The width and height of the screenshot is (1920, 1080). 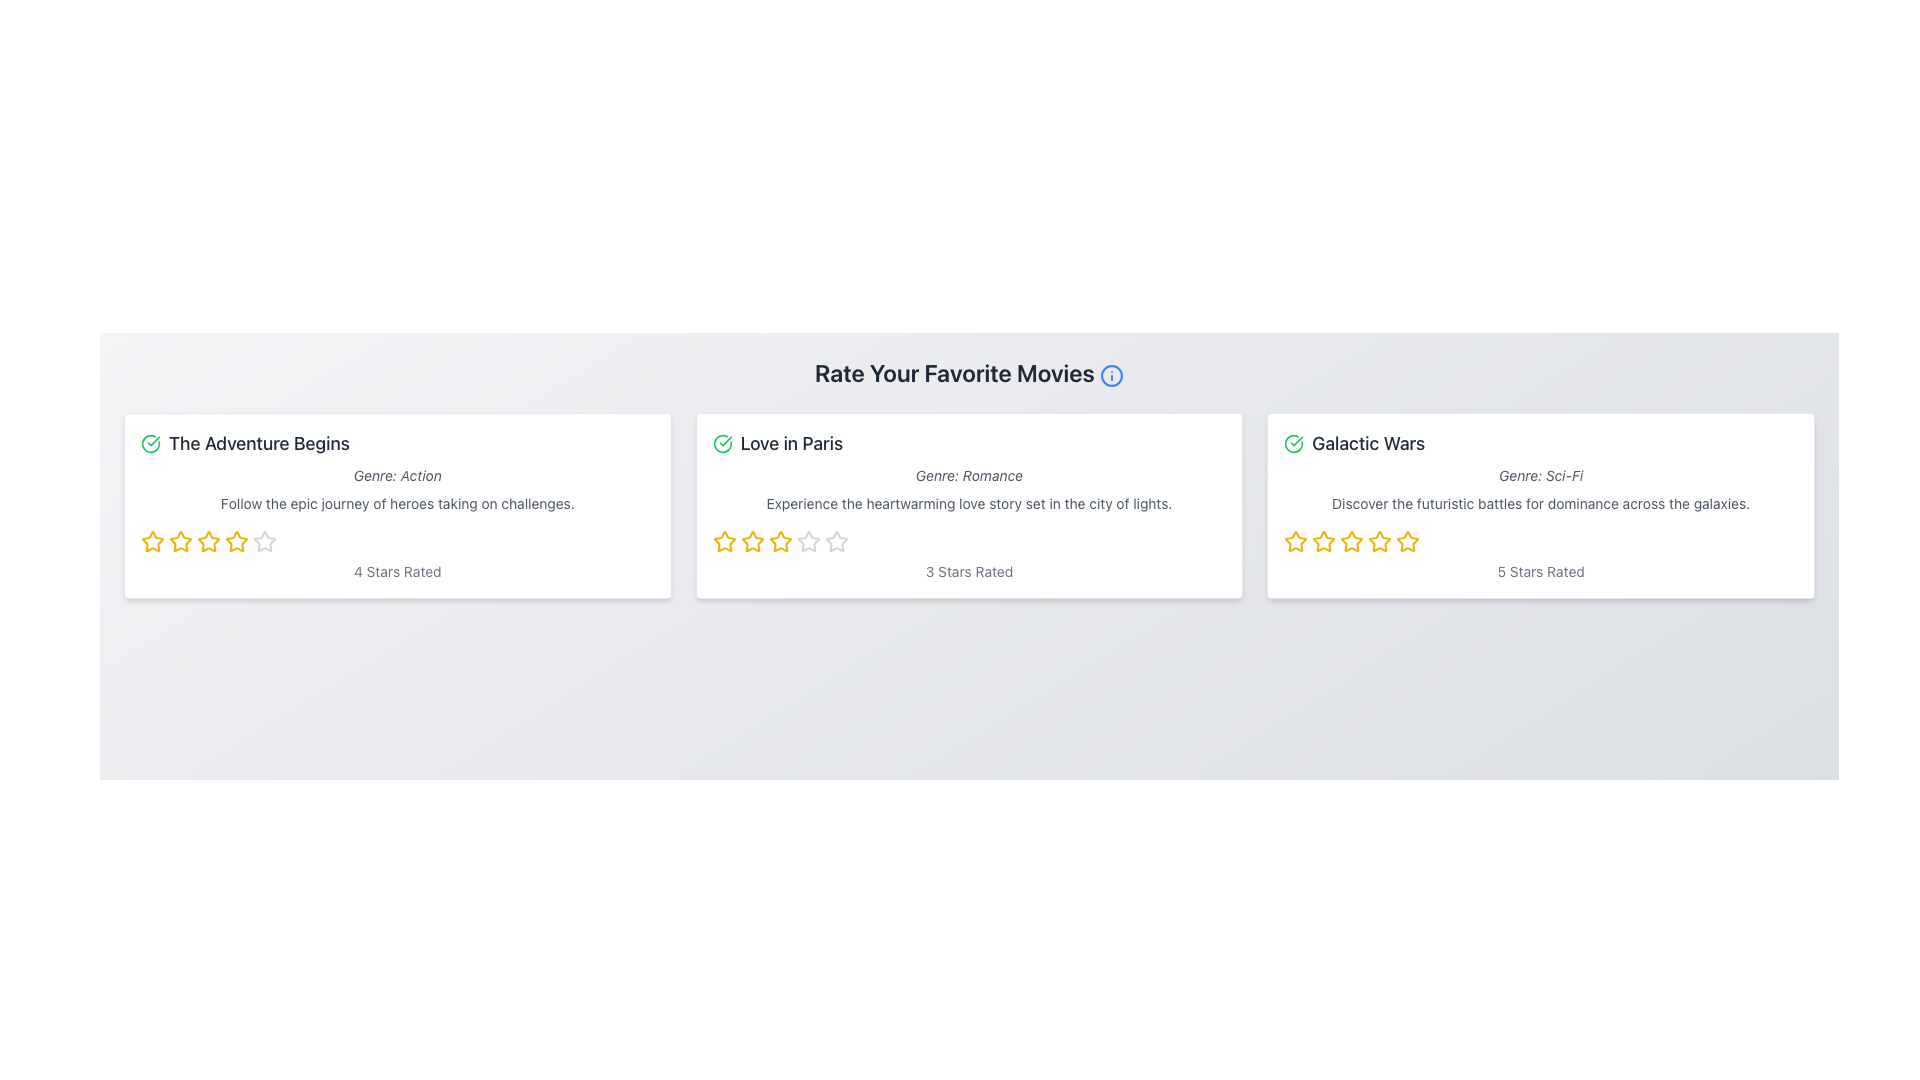 I want to click on the second star icon in the rating section of the 'Galactic Wars' movie card, so click(x=1324, y=541).